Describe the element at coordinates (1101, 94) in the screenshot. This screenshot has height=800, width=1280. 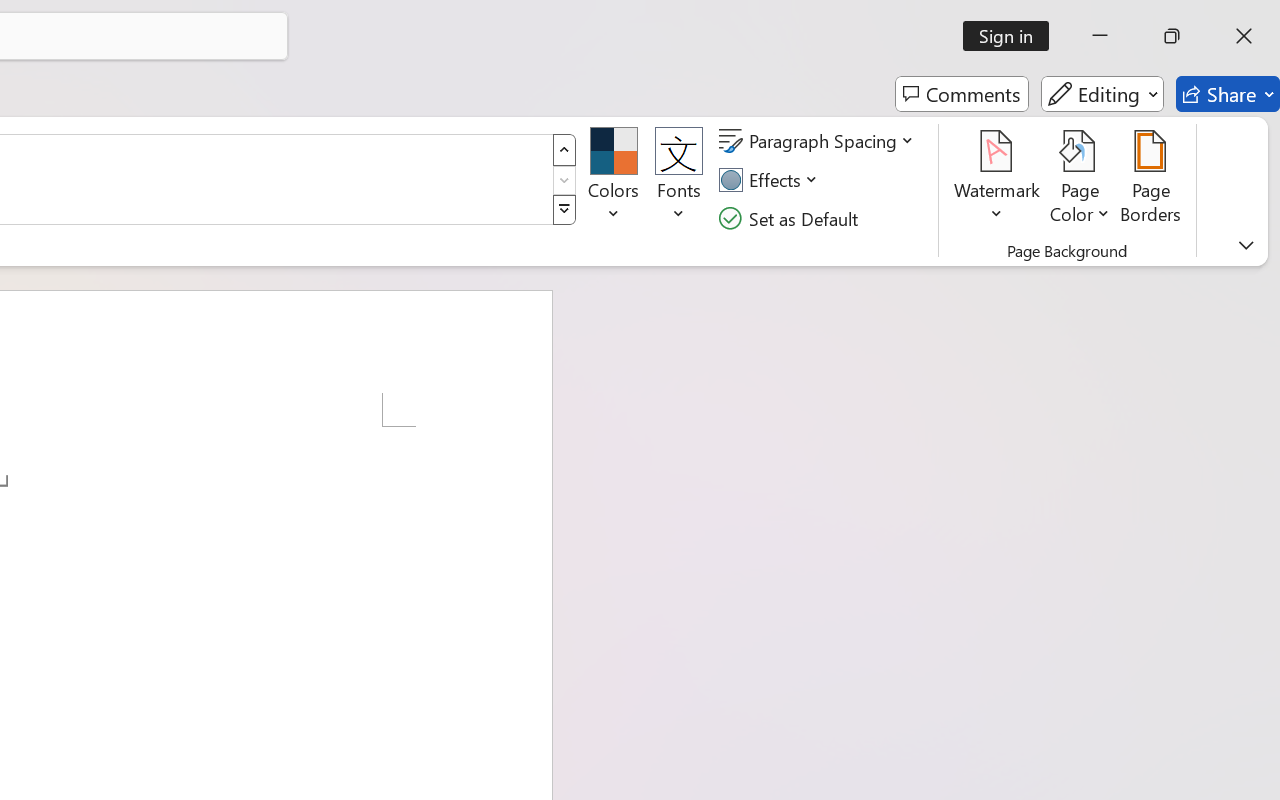
I see `'Editing'` at that location.